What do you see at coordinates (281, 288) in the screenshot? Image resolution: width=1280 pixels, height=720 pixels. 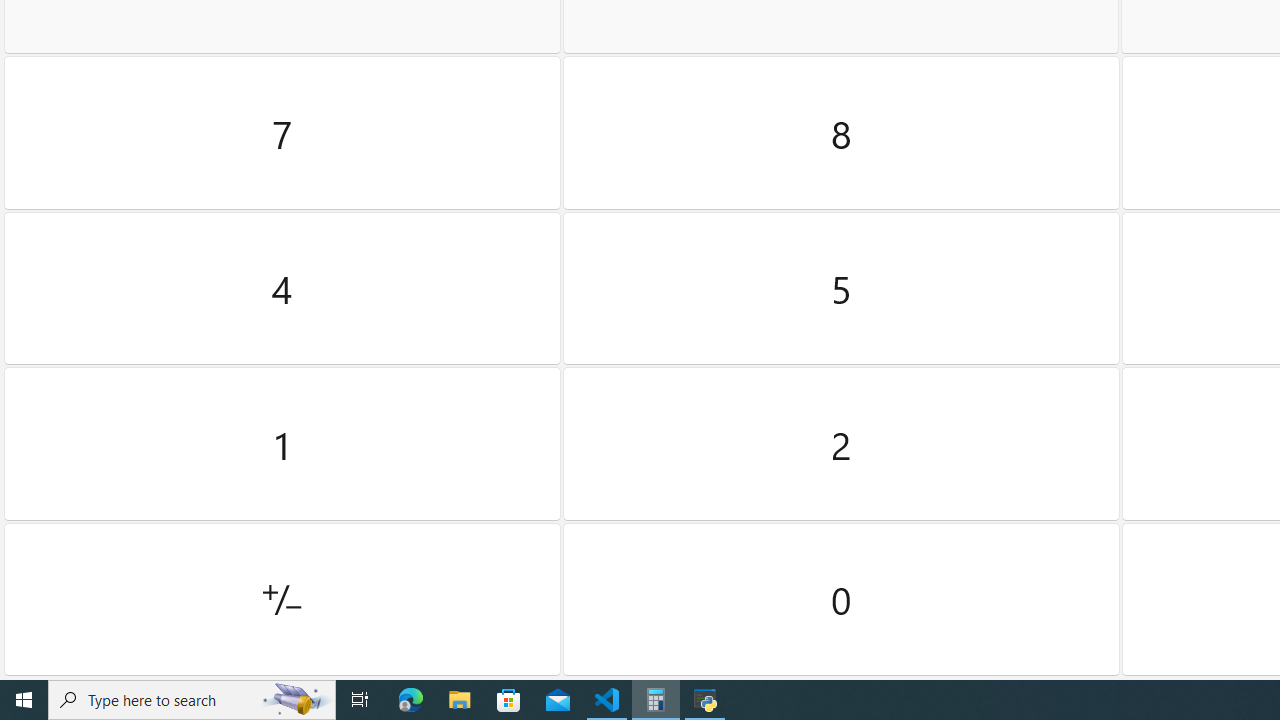 I see `'Four'` at bounding box center [281, 288].